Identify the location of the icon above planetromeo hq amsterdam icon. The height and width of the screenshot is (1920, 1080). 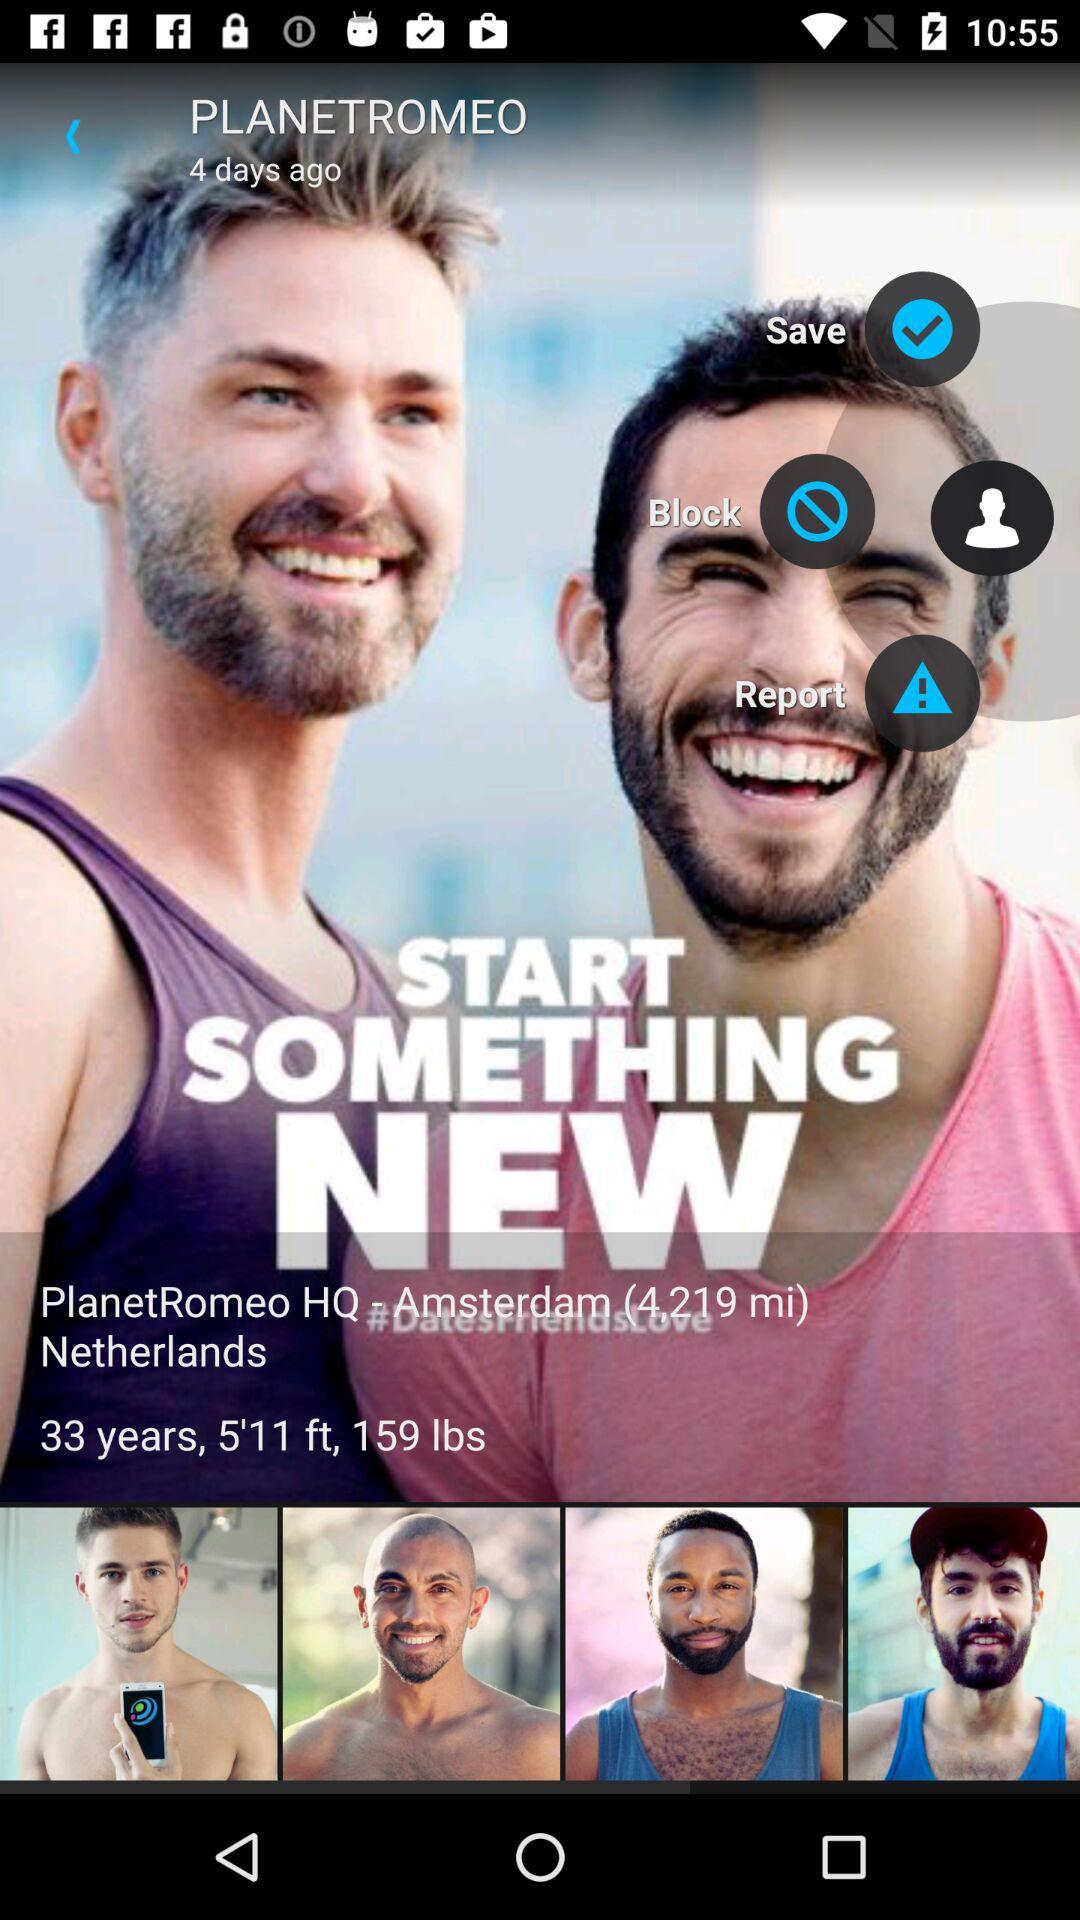
(72, 135).